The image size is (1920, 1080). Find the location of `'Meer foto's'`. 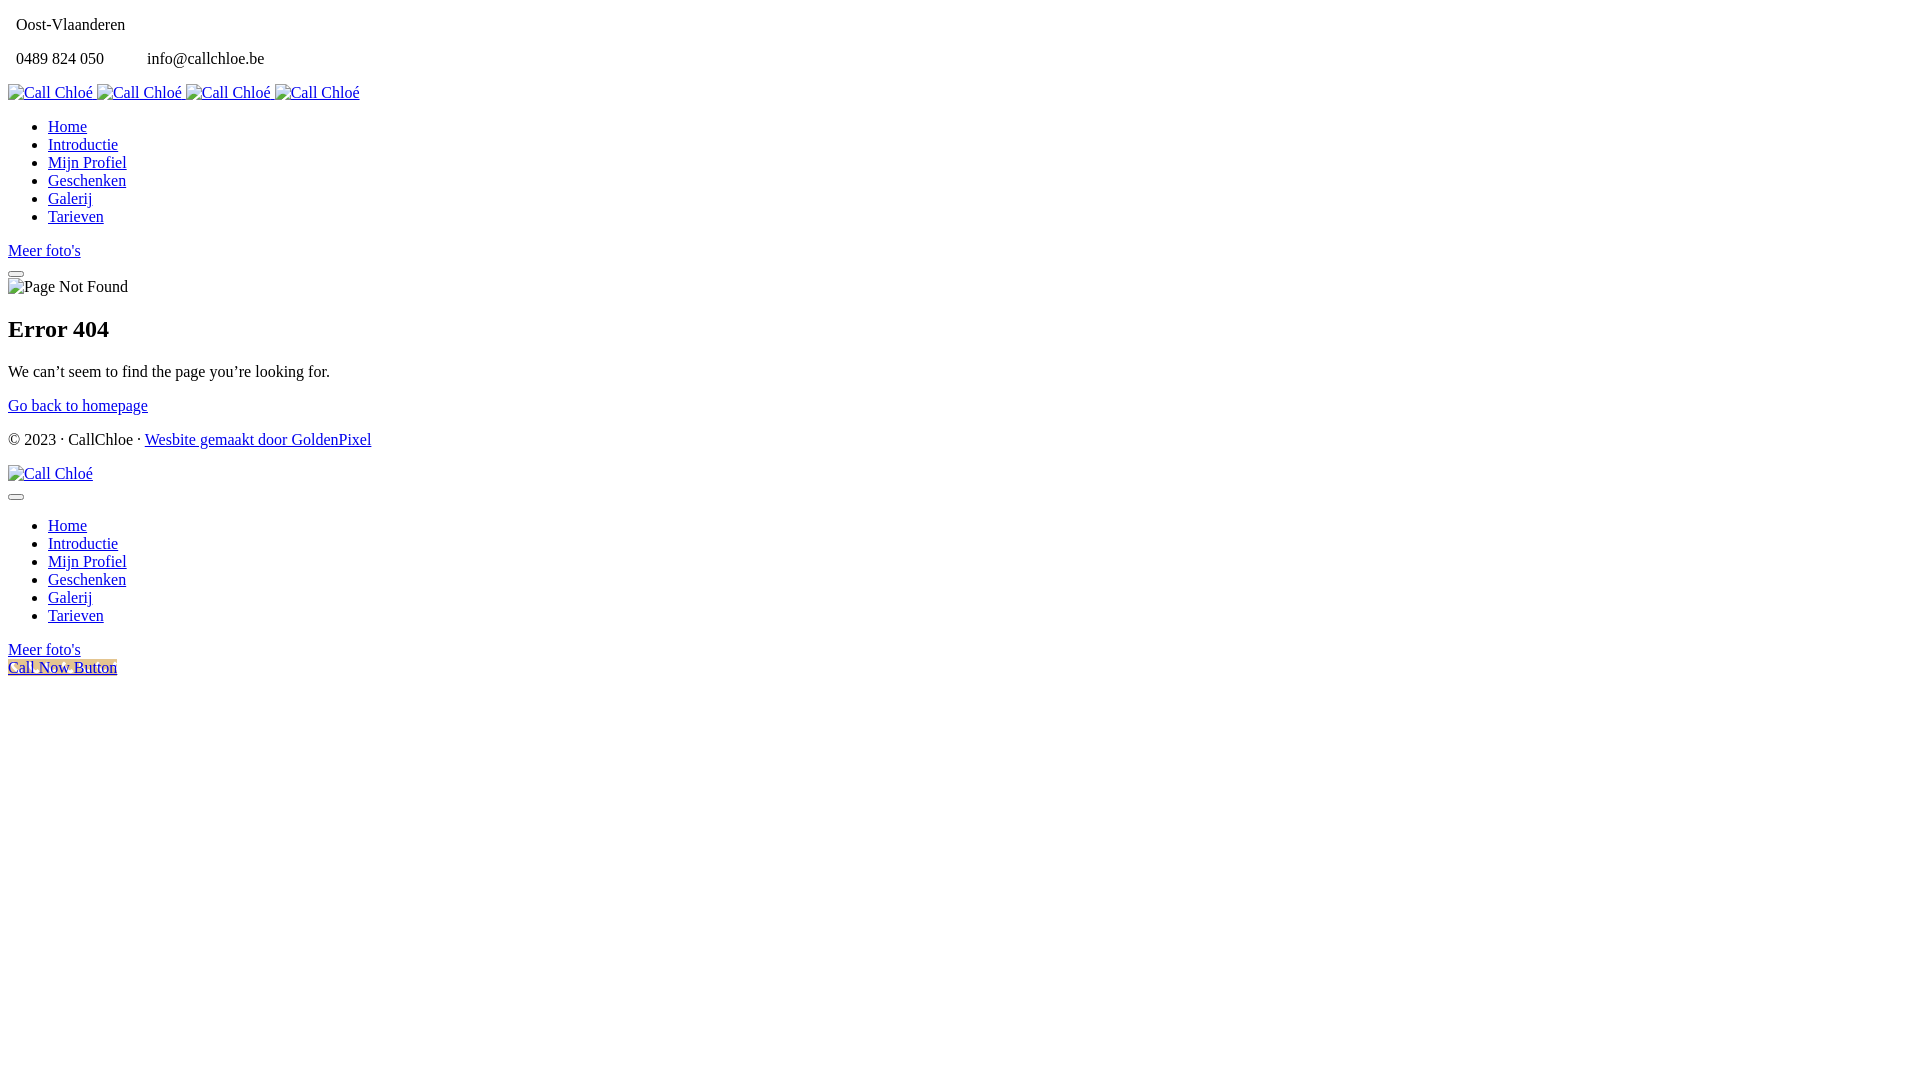

'Meer foto's' is located at coordinates (44, 249).